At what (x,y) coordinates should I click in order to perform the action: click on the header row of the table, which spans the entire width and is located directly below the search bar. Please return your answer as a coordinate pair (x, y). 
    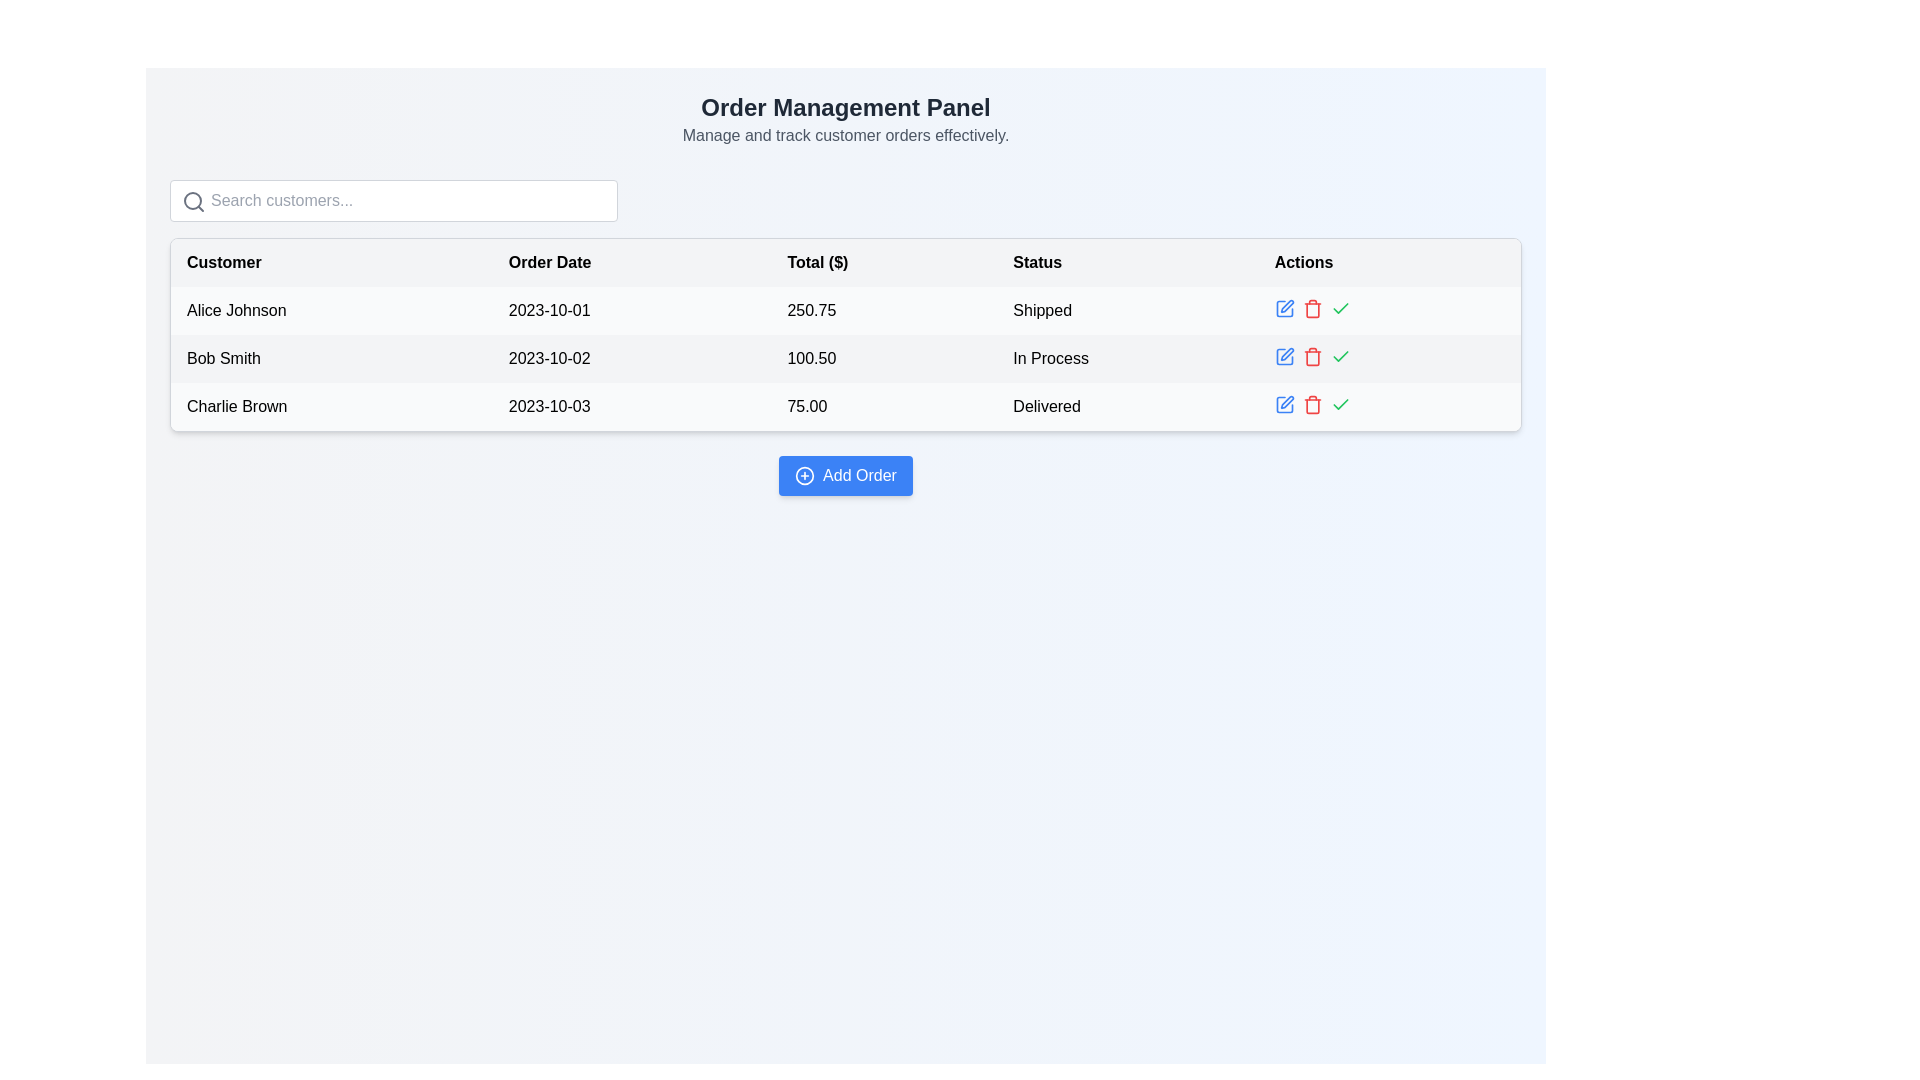
    Looking at the image, I should click on (845, 261).